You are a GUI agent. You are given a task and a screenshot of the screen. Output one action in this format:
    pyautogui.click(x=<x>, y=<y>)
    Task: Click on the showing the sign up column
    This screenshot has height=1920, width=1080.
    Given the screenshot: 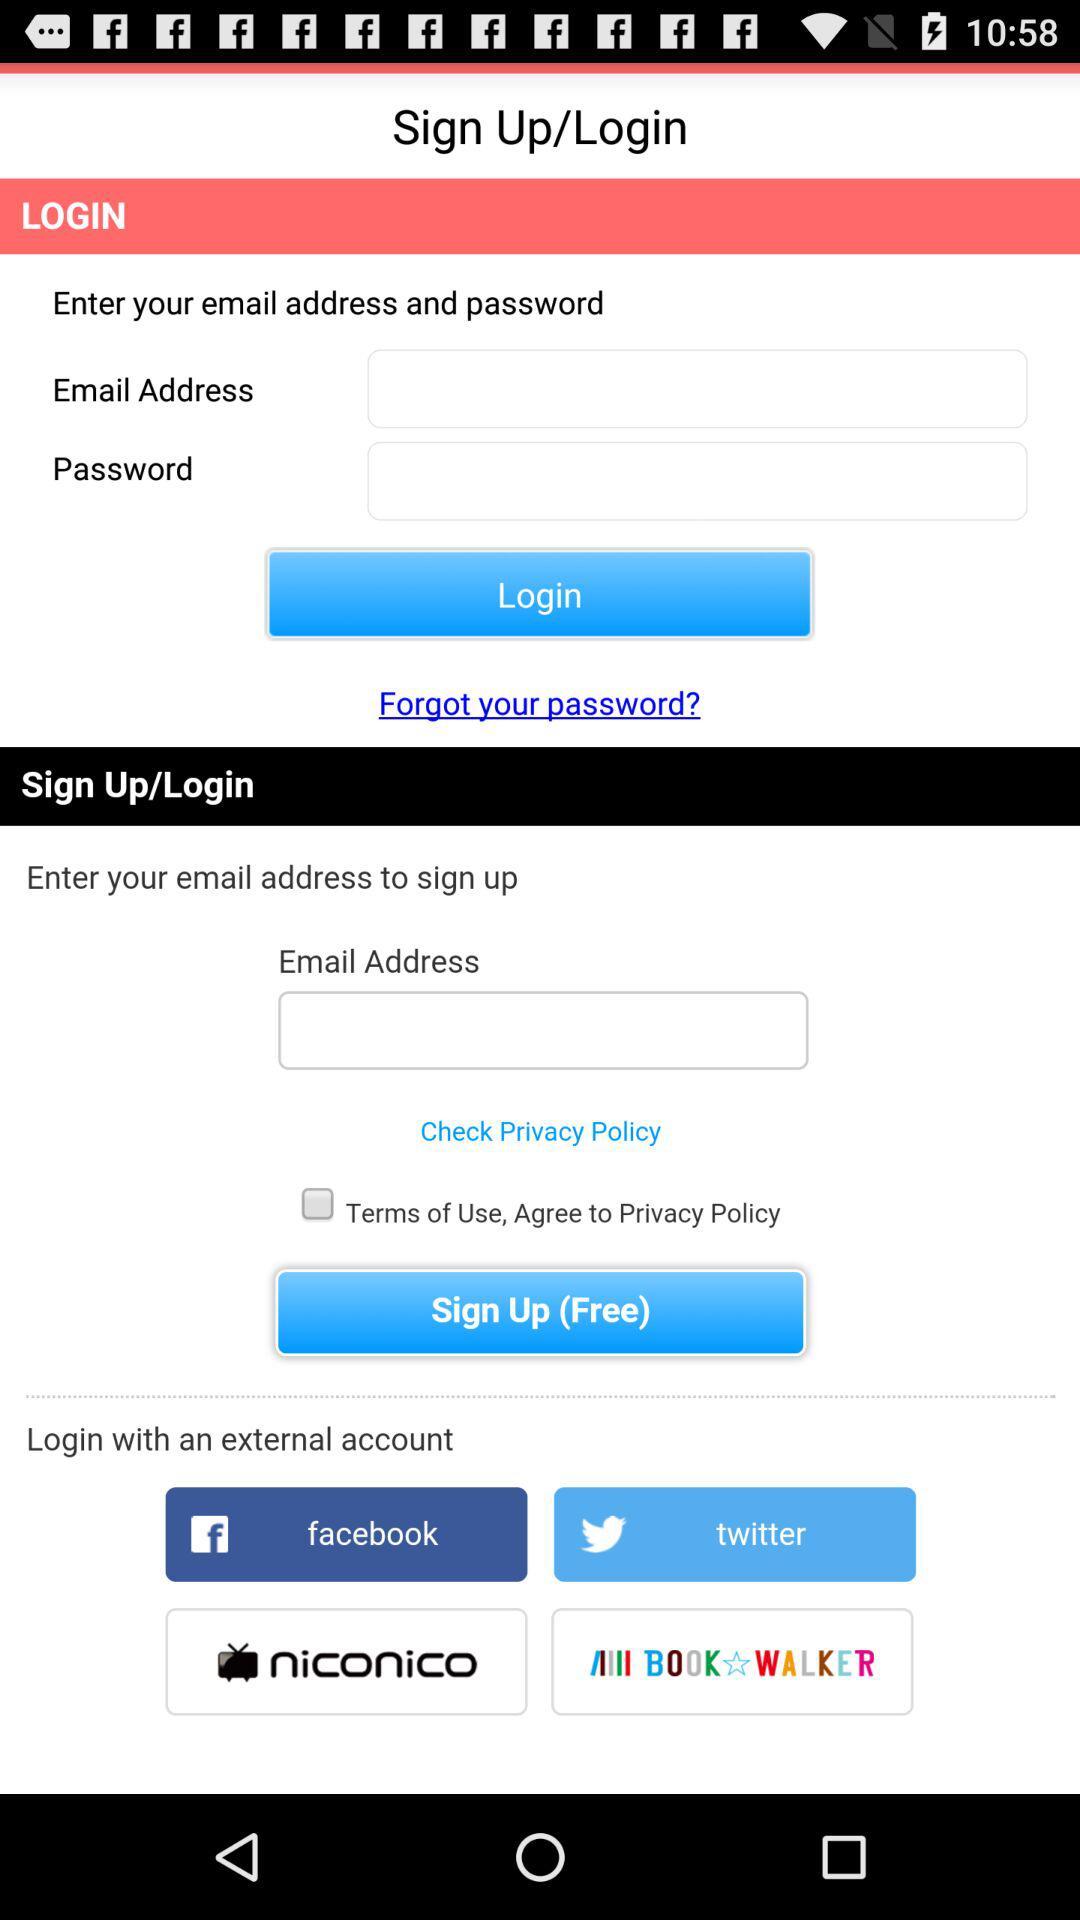 What is the action you would take?
    pyautogui.click(x=540, y=1269)
    